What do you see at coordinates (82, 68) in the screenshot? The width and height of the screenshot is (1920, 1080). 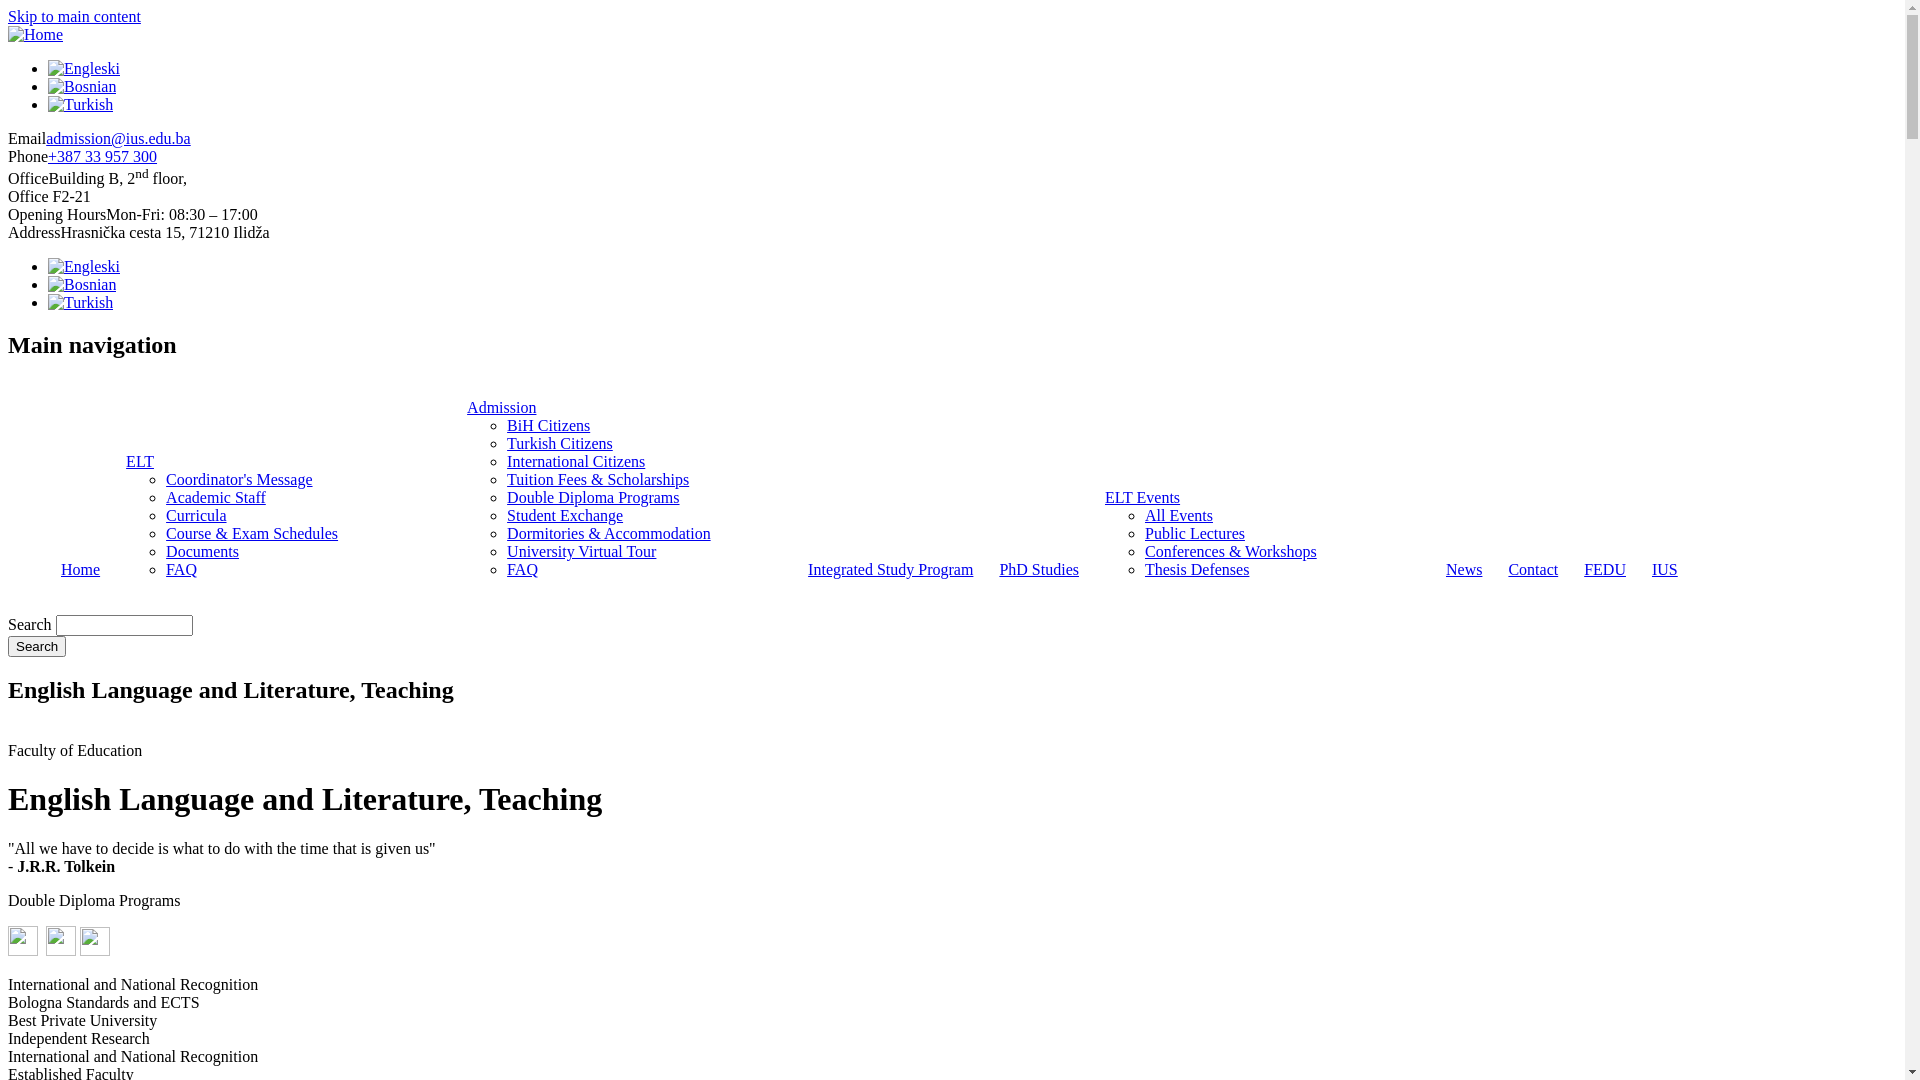 I see `'Engleski'` at bounding box center [82, 68].